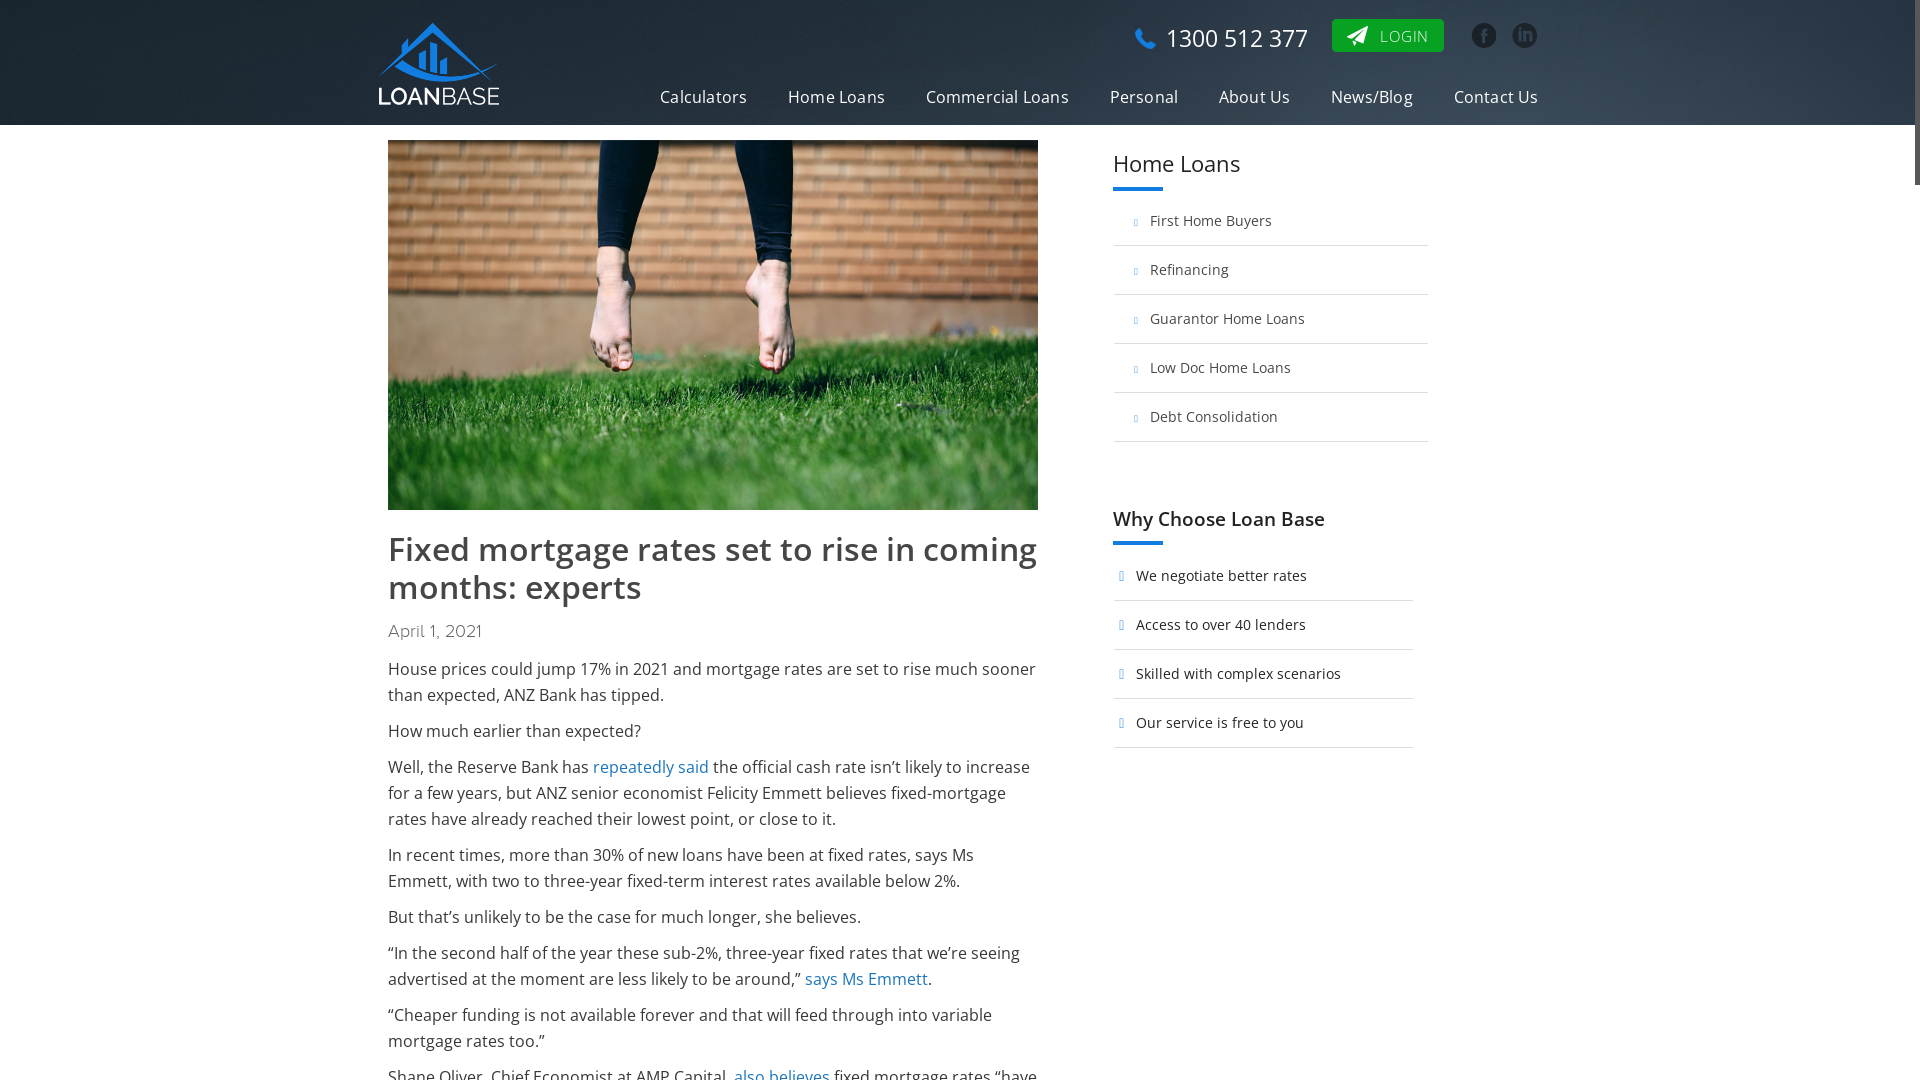  I want to click on 'Contact Us', so click(1496, 96).